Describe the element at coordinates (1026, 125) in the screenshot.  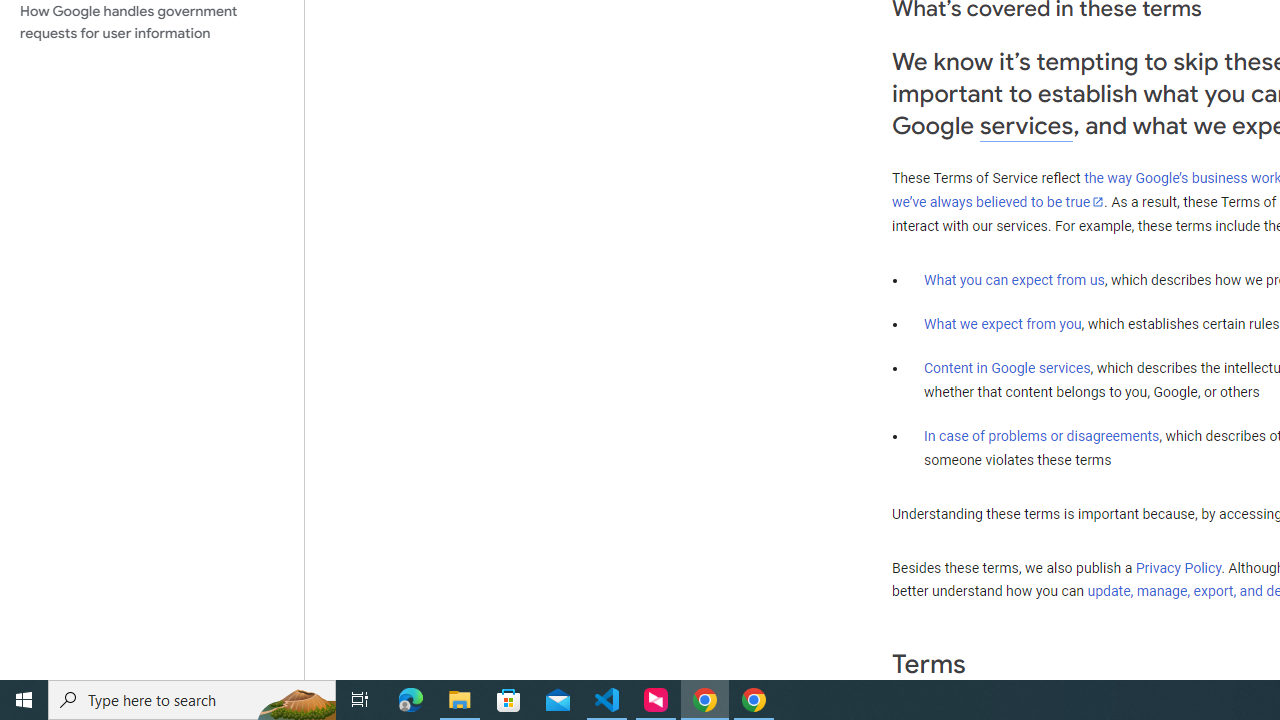
I see `'services'` at that location.